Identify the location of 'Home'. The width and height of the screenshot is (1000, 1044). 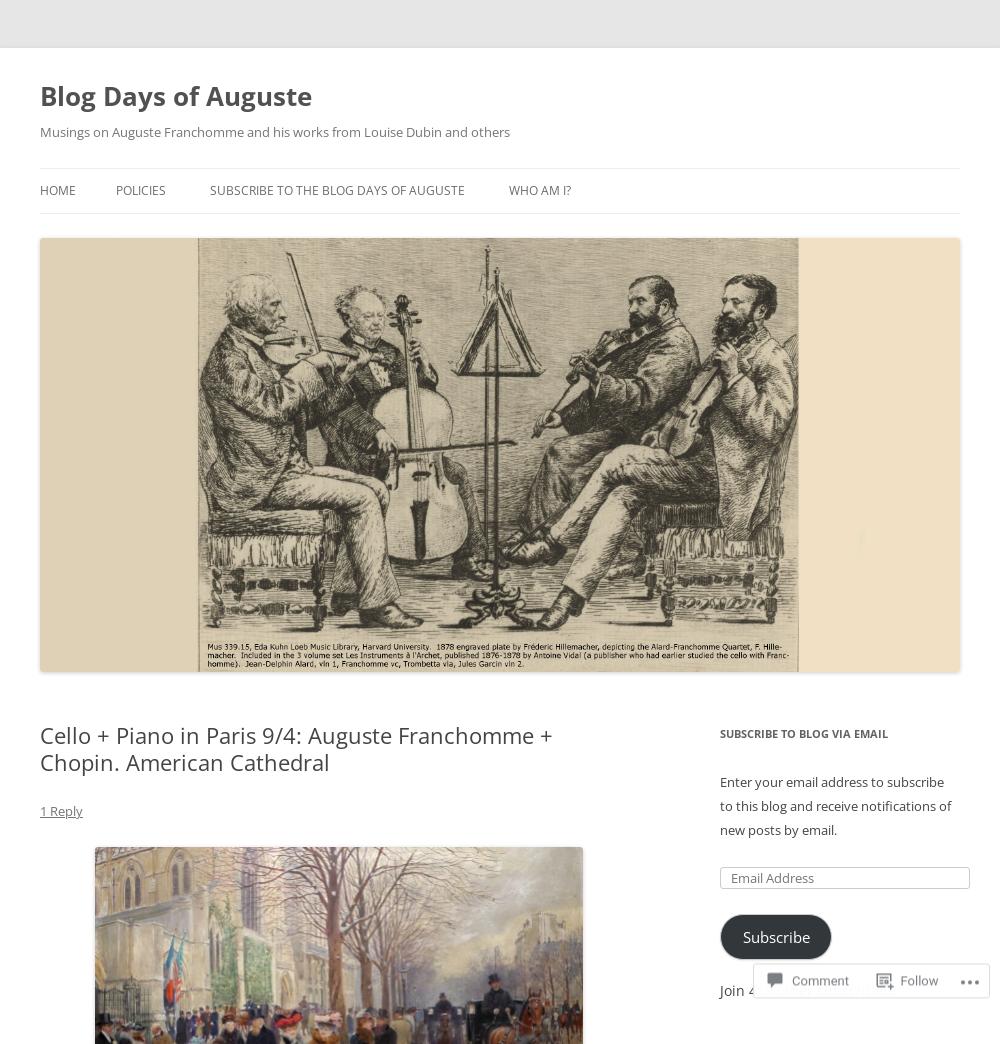
(58, 189).